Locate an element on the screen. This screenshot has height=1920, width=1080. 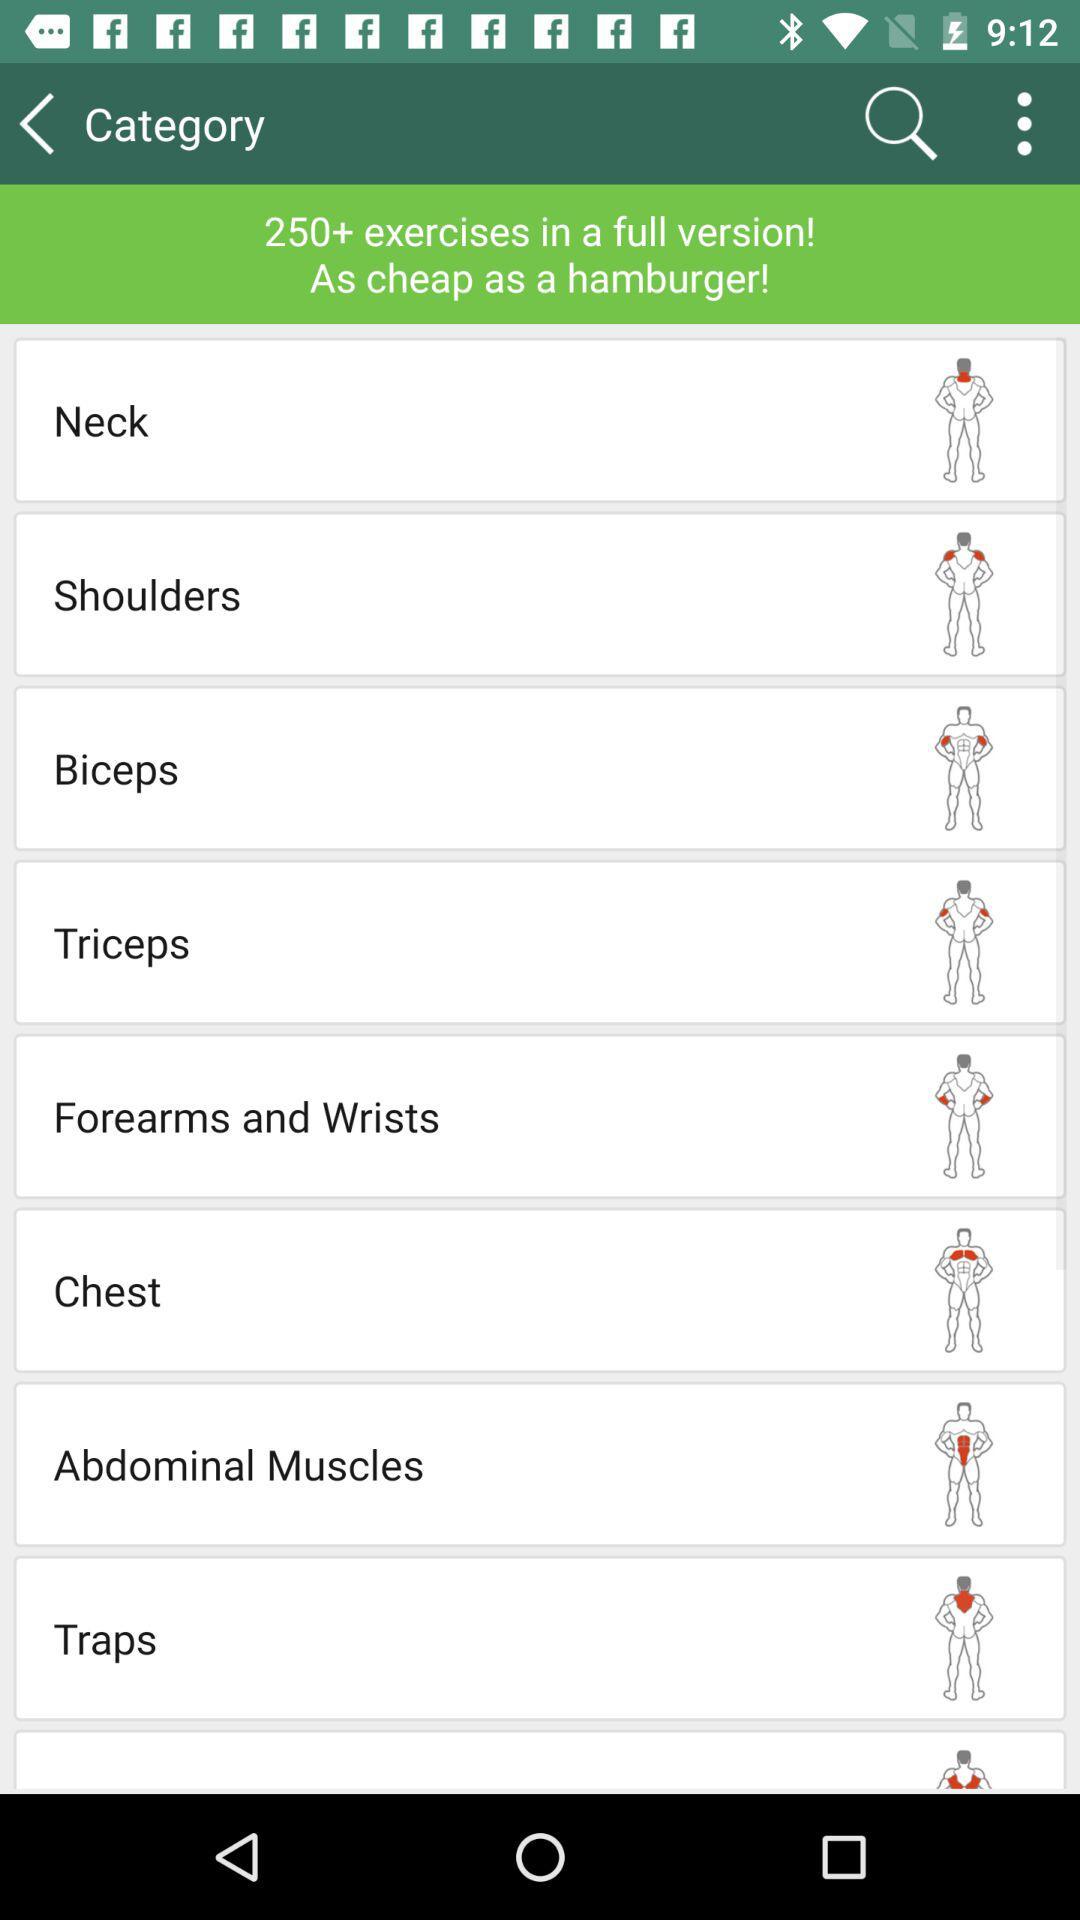
the forearms and wrists app is located at coordinates (457, 1114).